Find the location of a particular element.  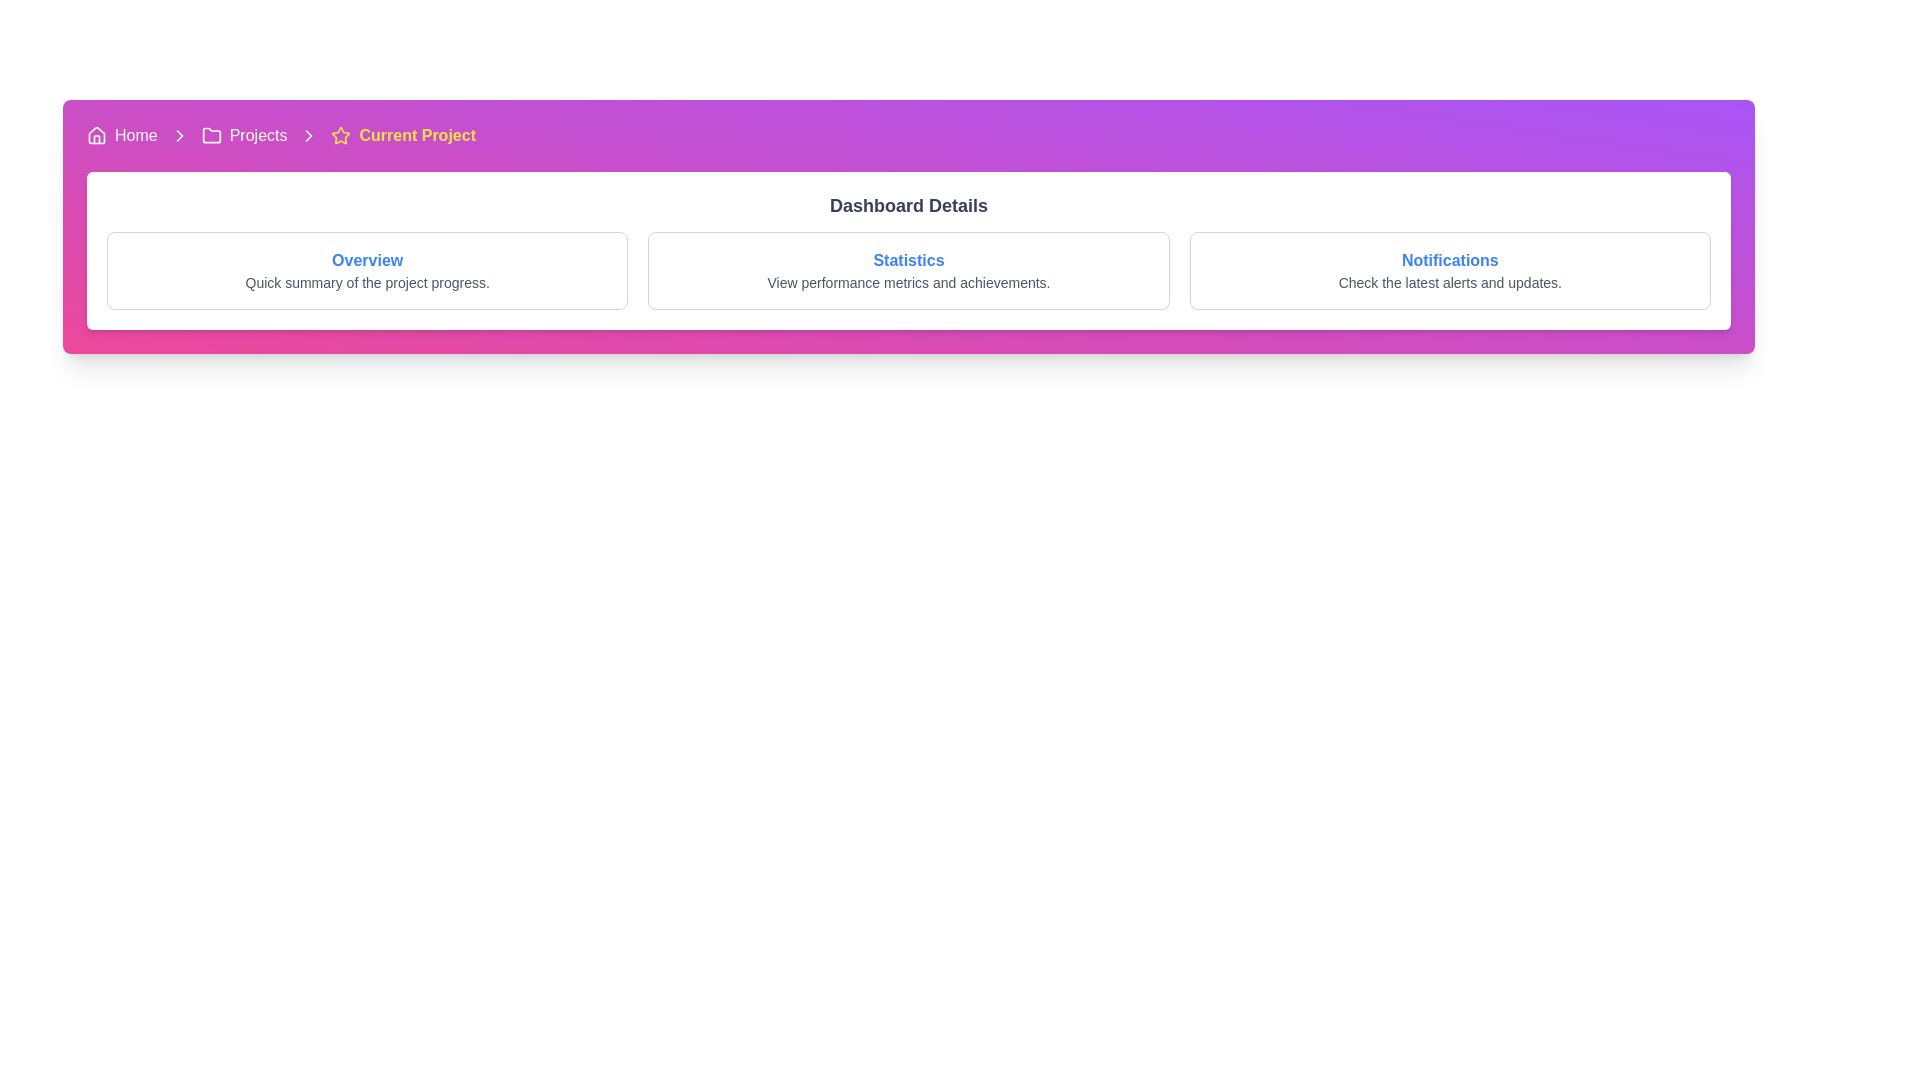

the Informational Section, which is the middle element of the 'Dashboard Details' panel, displaying performance metrics and achievements is located at coordinates (907, 270).